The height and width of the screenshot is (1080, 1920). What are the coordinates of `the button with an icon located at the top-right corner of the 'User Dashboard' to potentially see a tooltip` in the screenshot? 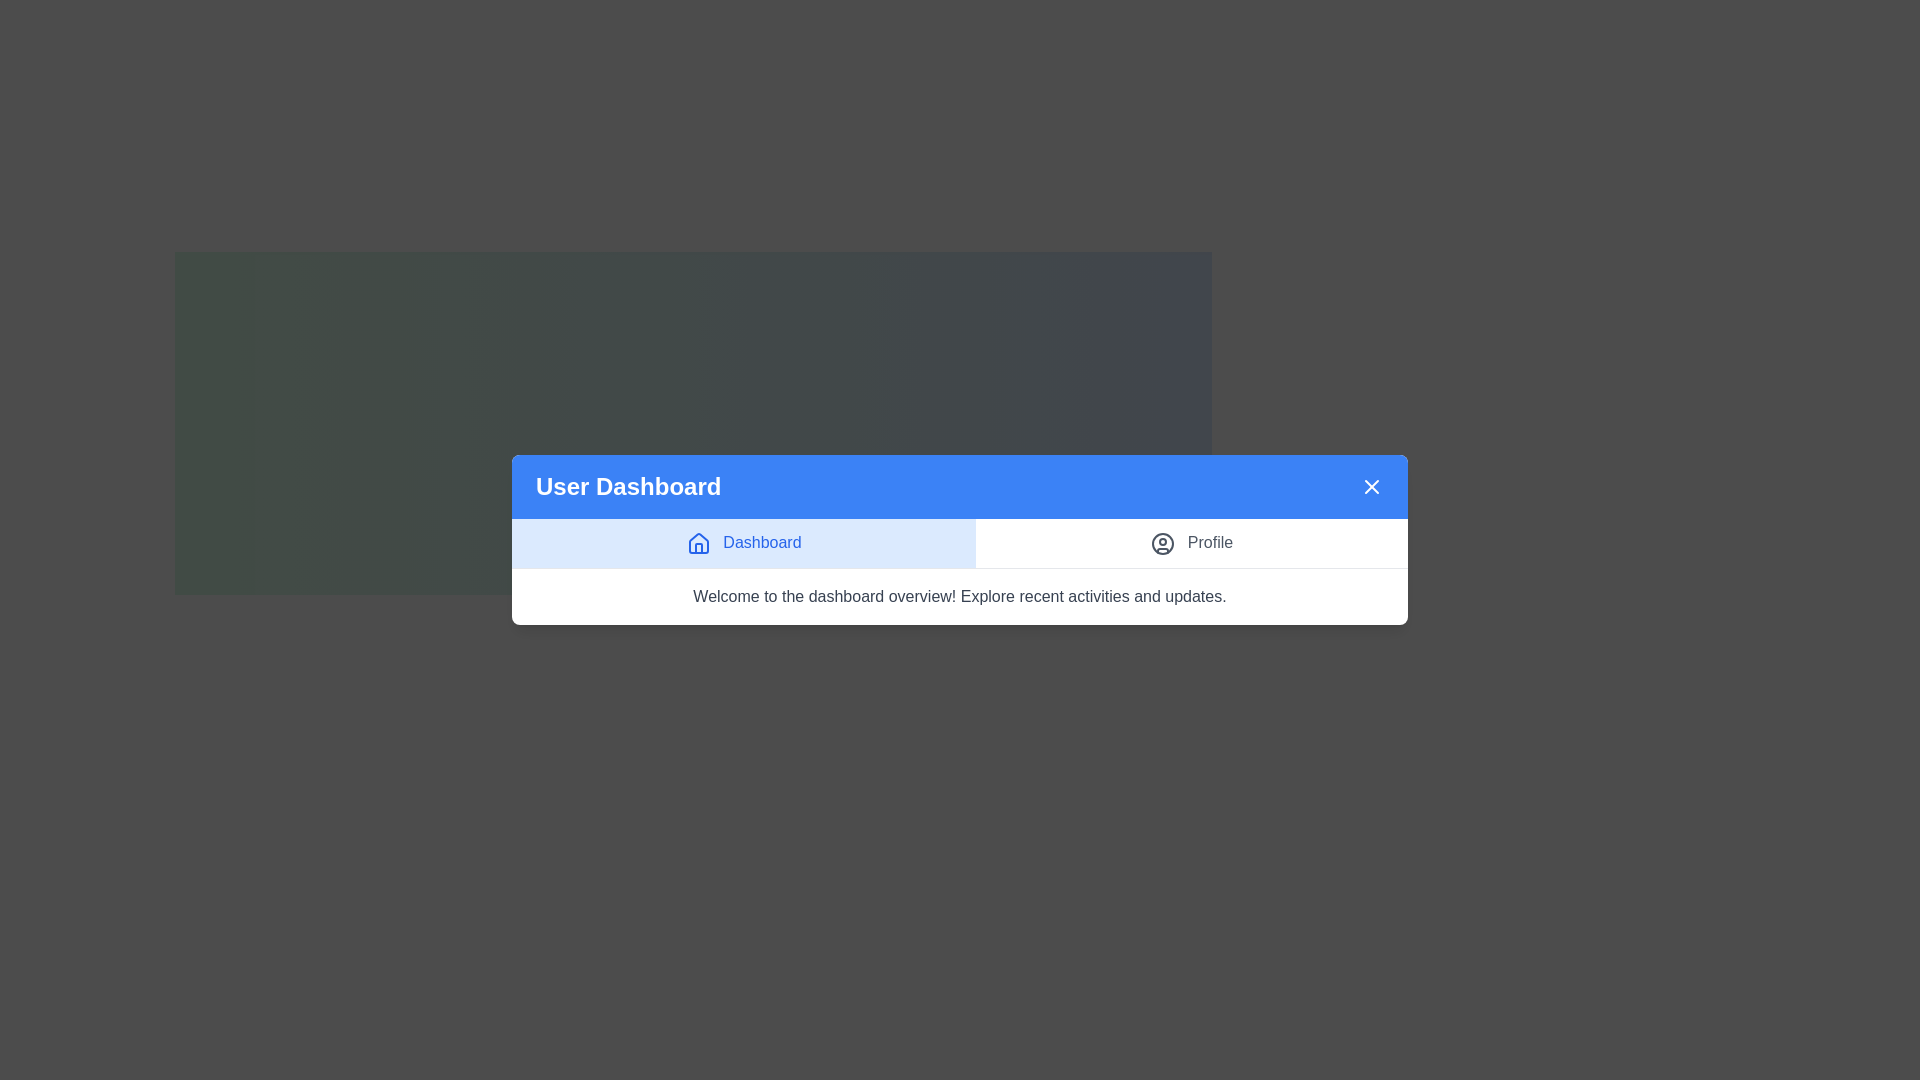 It's located at (1371, 486).